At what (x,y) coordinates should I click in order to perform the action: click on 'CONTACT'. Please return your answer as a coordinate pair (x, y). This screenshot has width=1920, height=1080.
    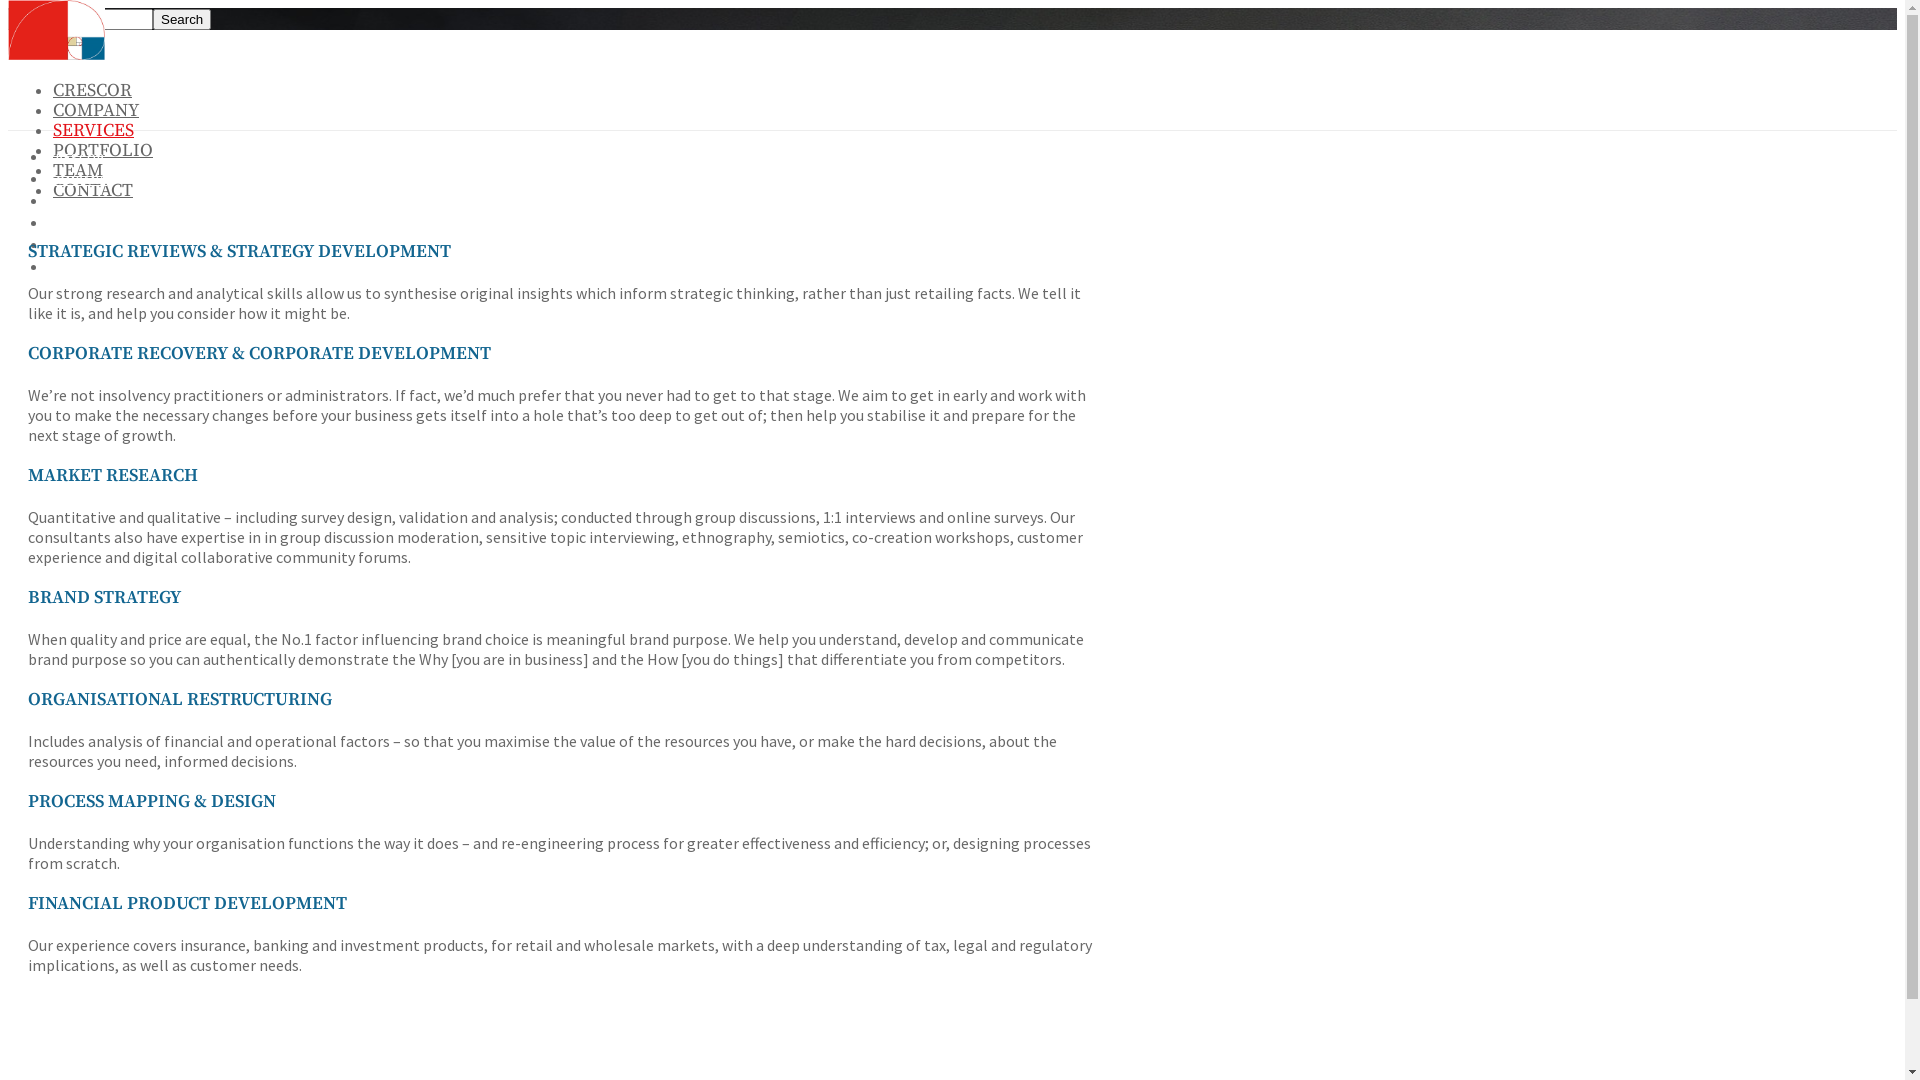
    Looking at the image, I should click on (91, 190).